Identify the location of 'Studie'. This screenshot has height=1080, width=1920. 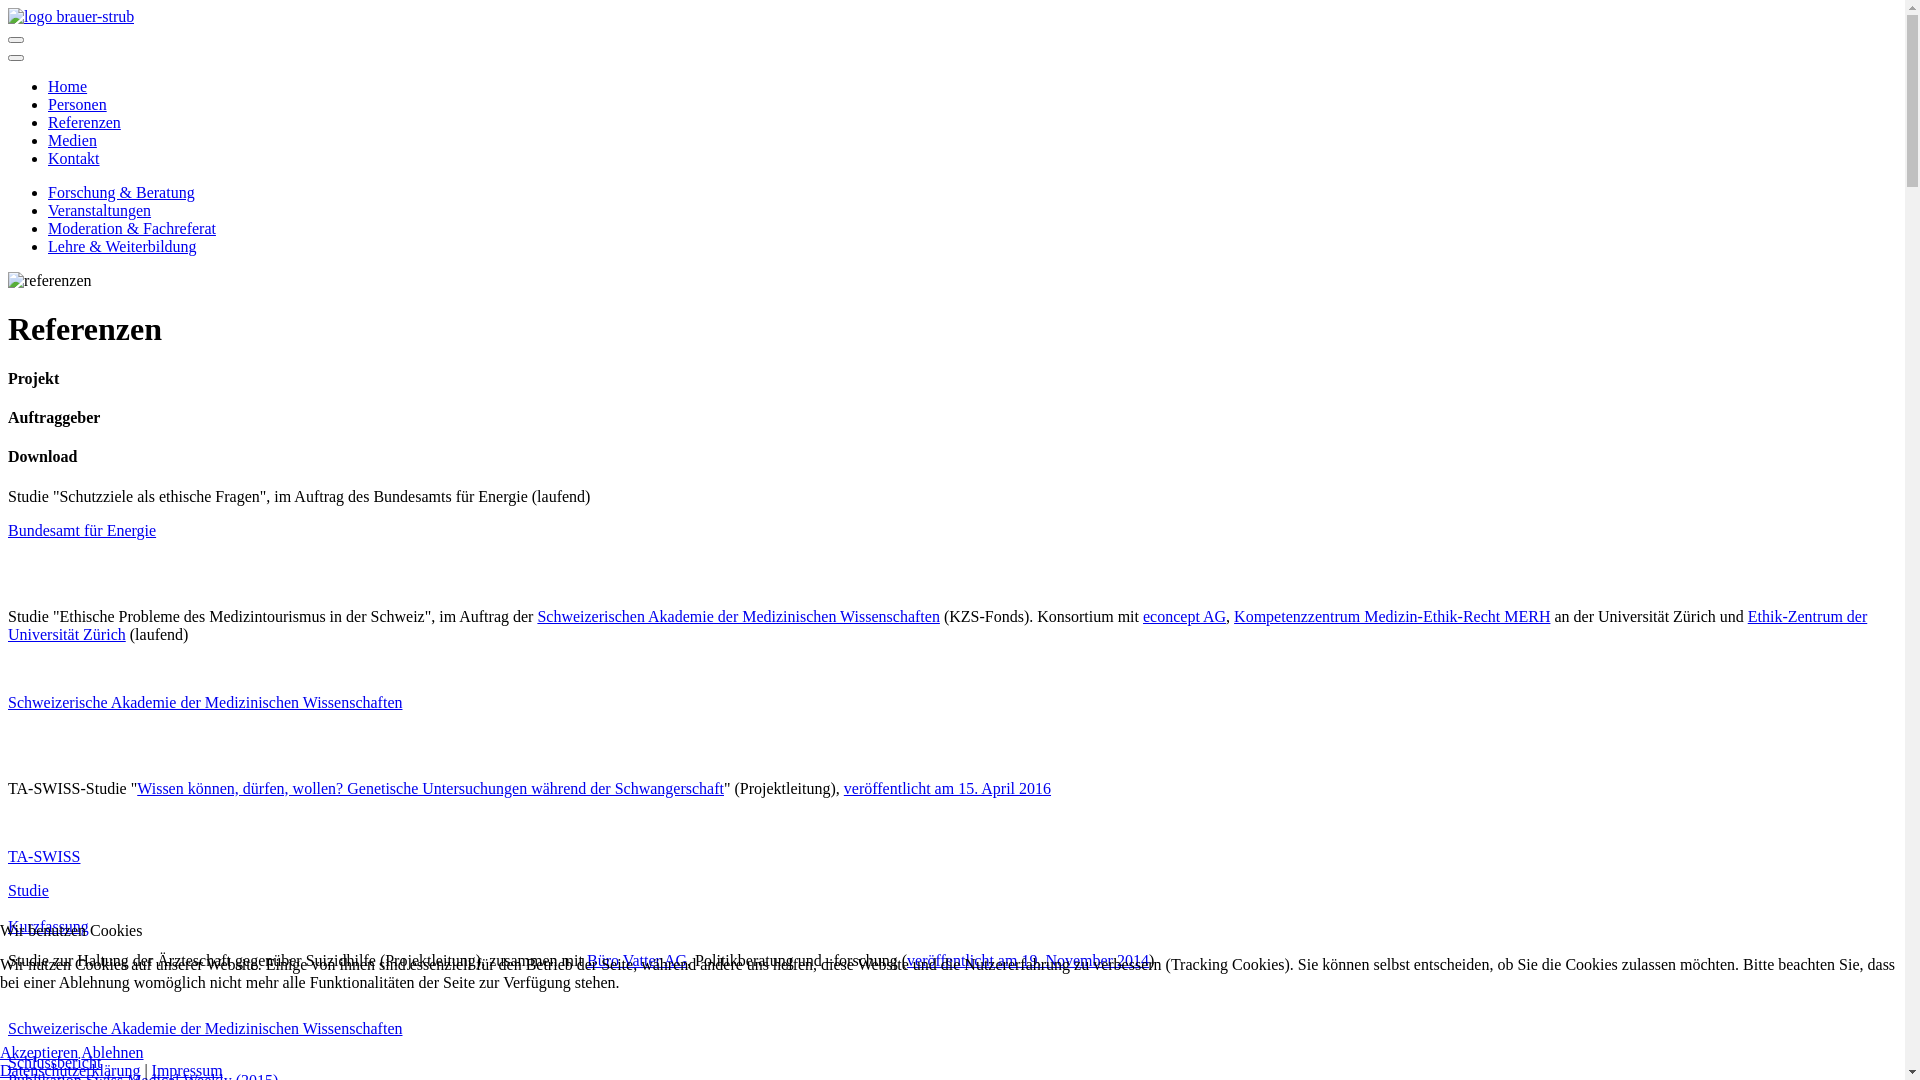
(28, 898).